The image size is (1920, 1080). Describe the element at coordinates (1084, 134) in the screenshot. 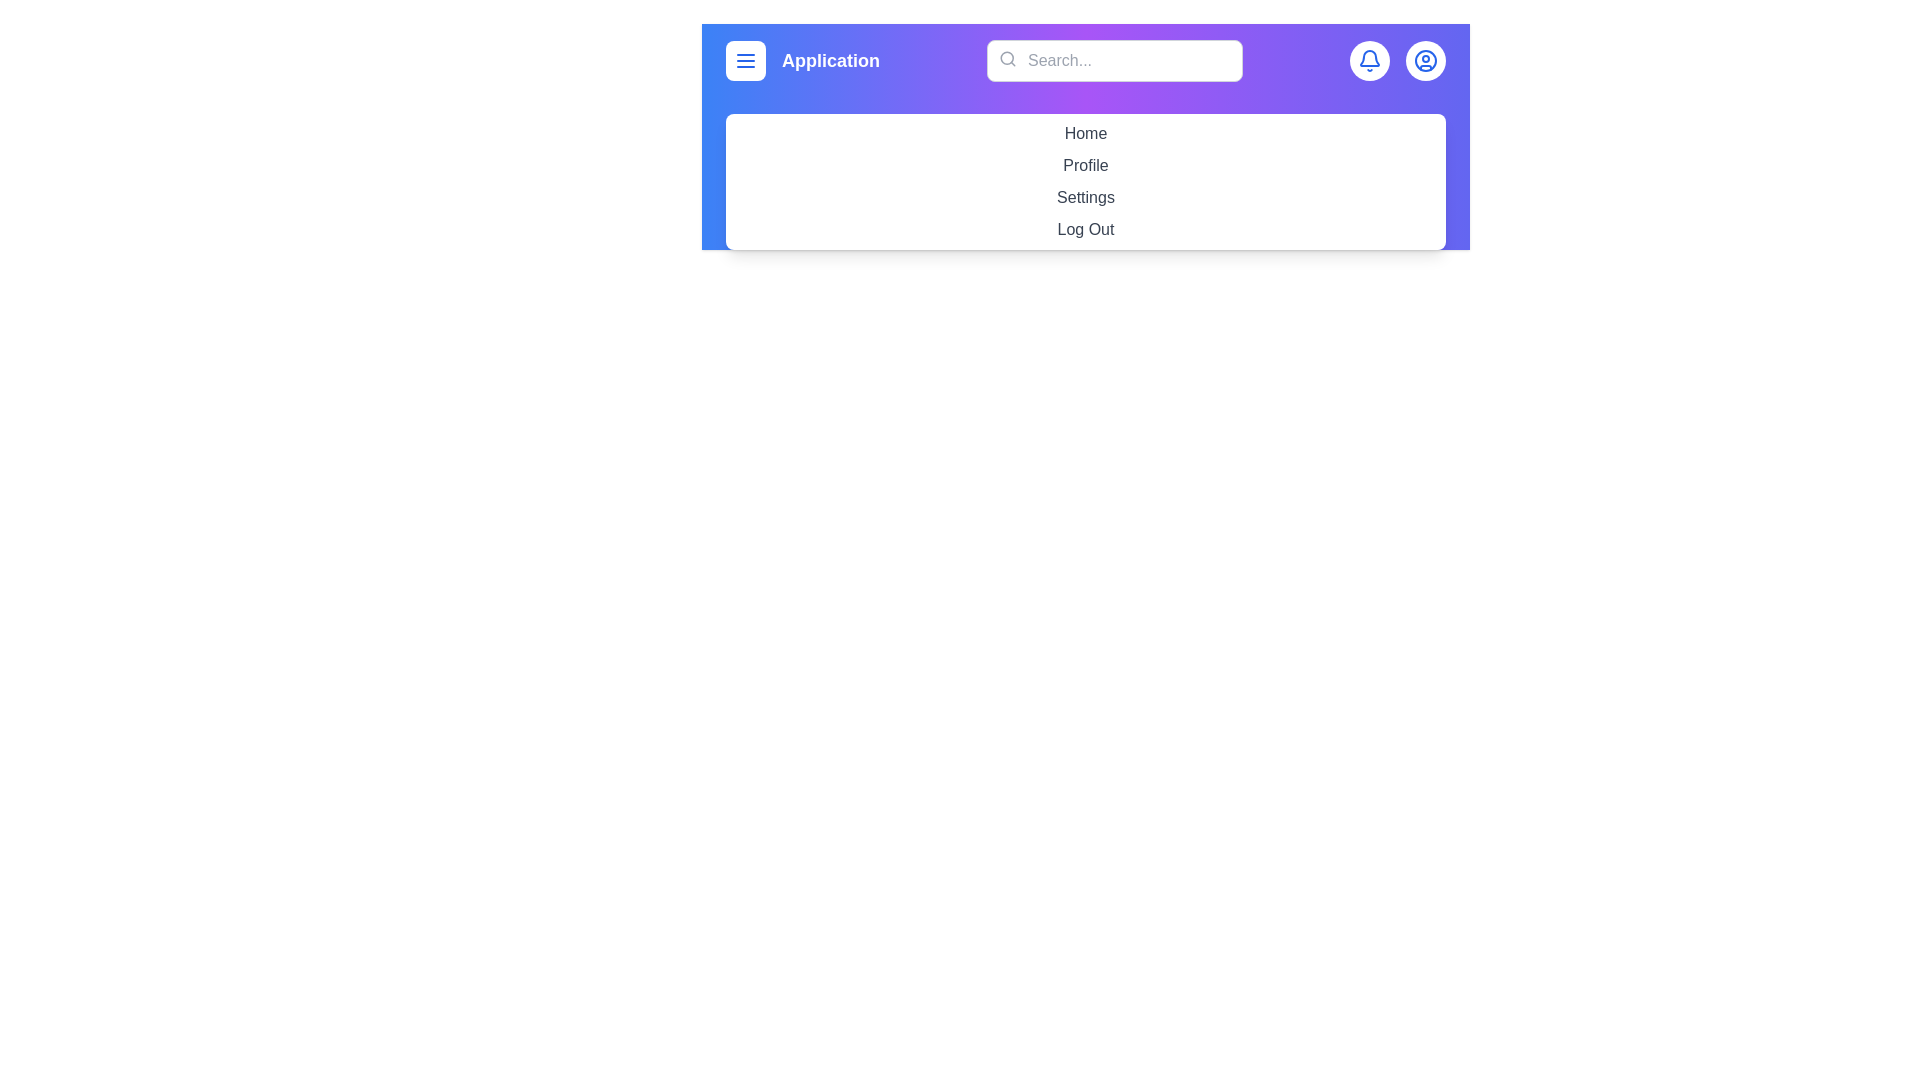

I see `the menu item labeled Home to navigate to its respective section` at that location.